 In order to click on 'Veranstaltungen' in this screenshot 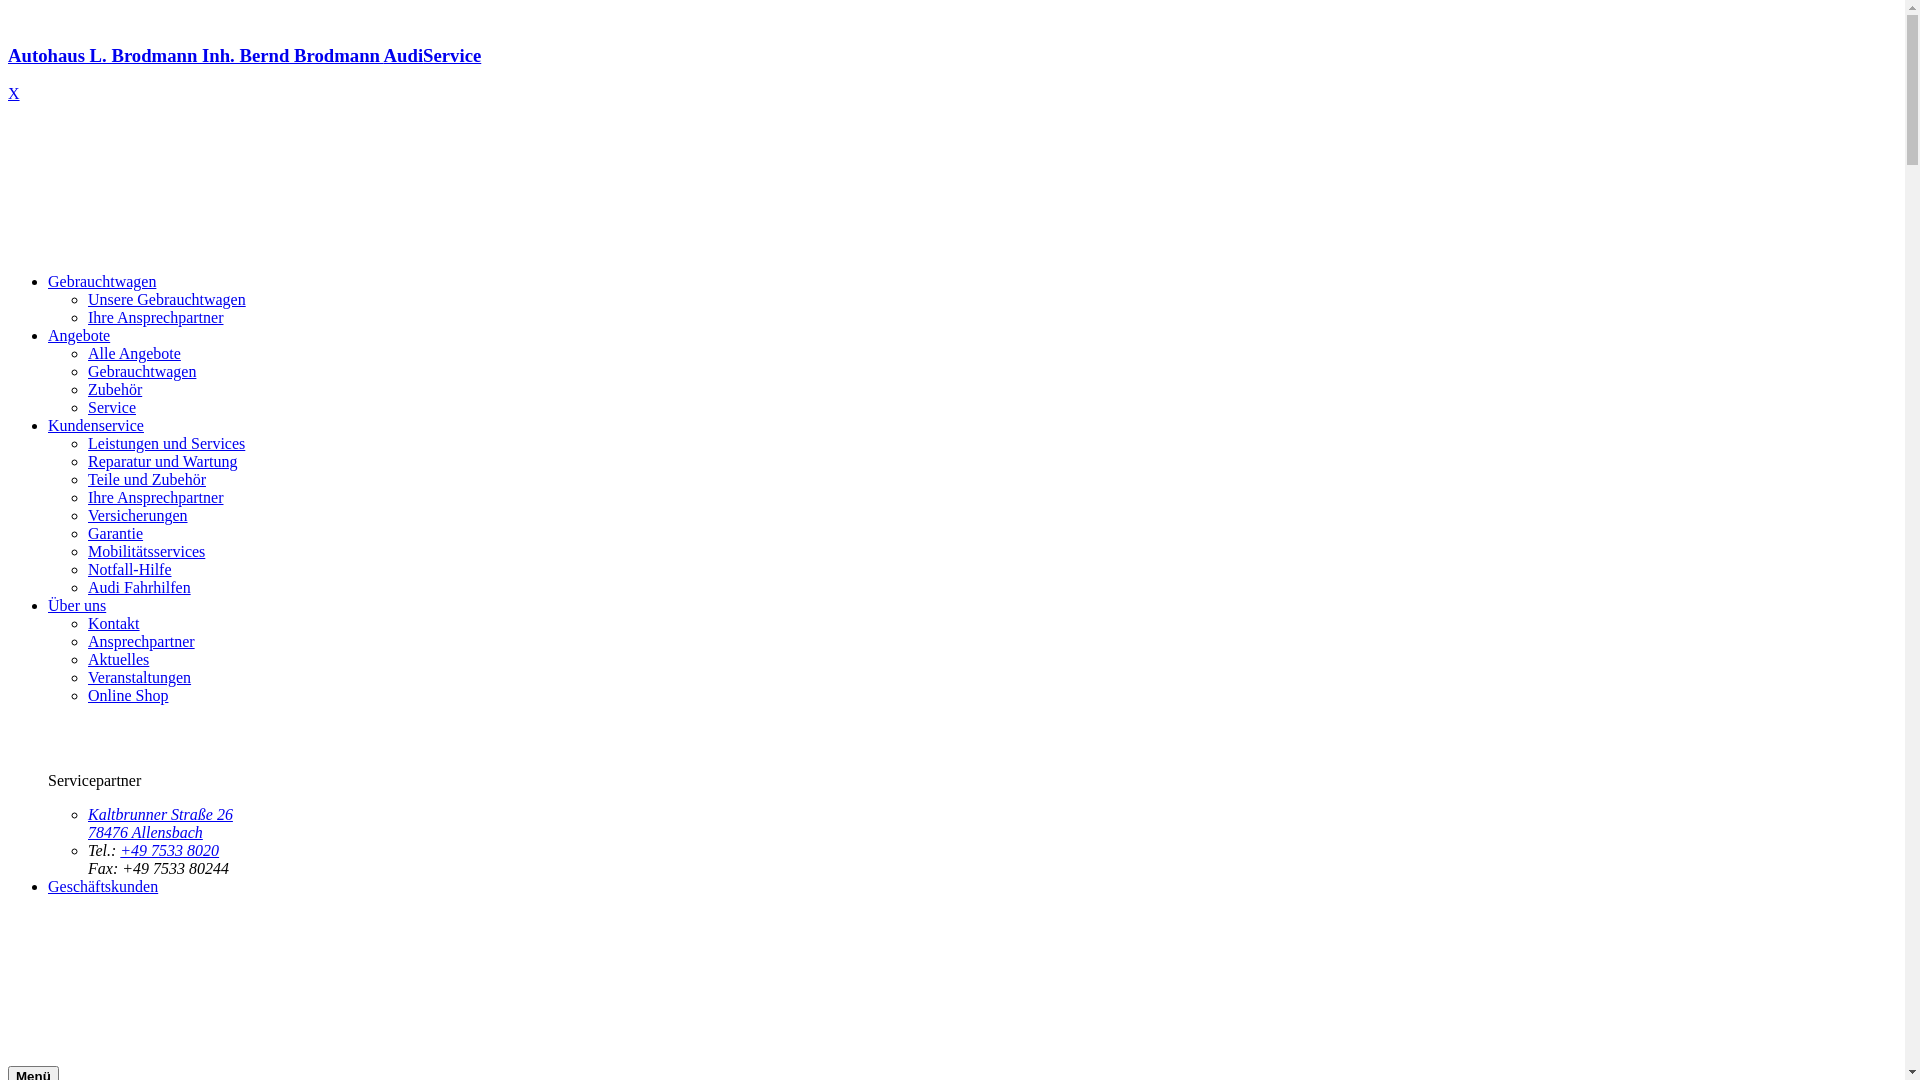, I will do `click(138, 676)`.